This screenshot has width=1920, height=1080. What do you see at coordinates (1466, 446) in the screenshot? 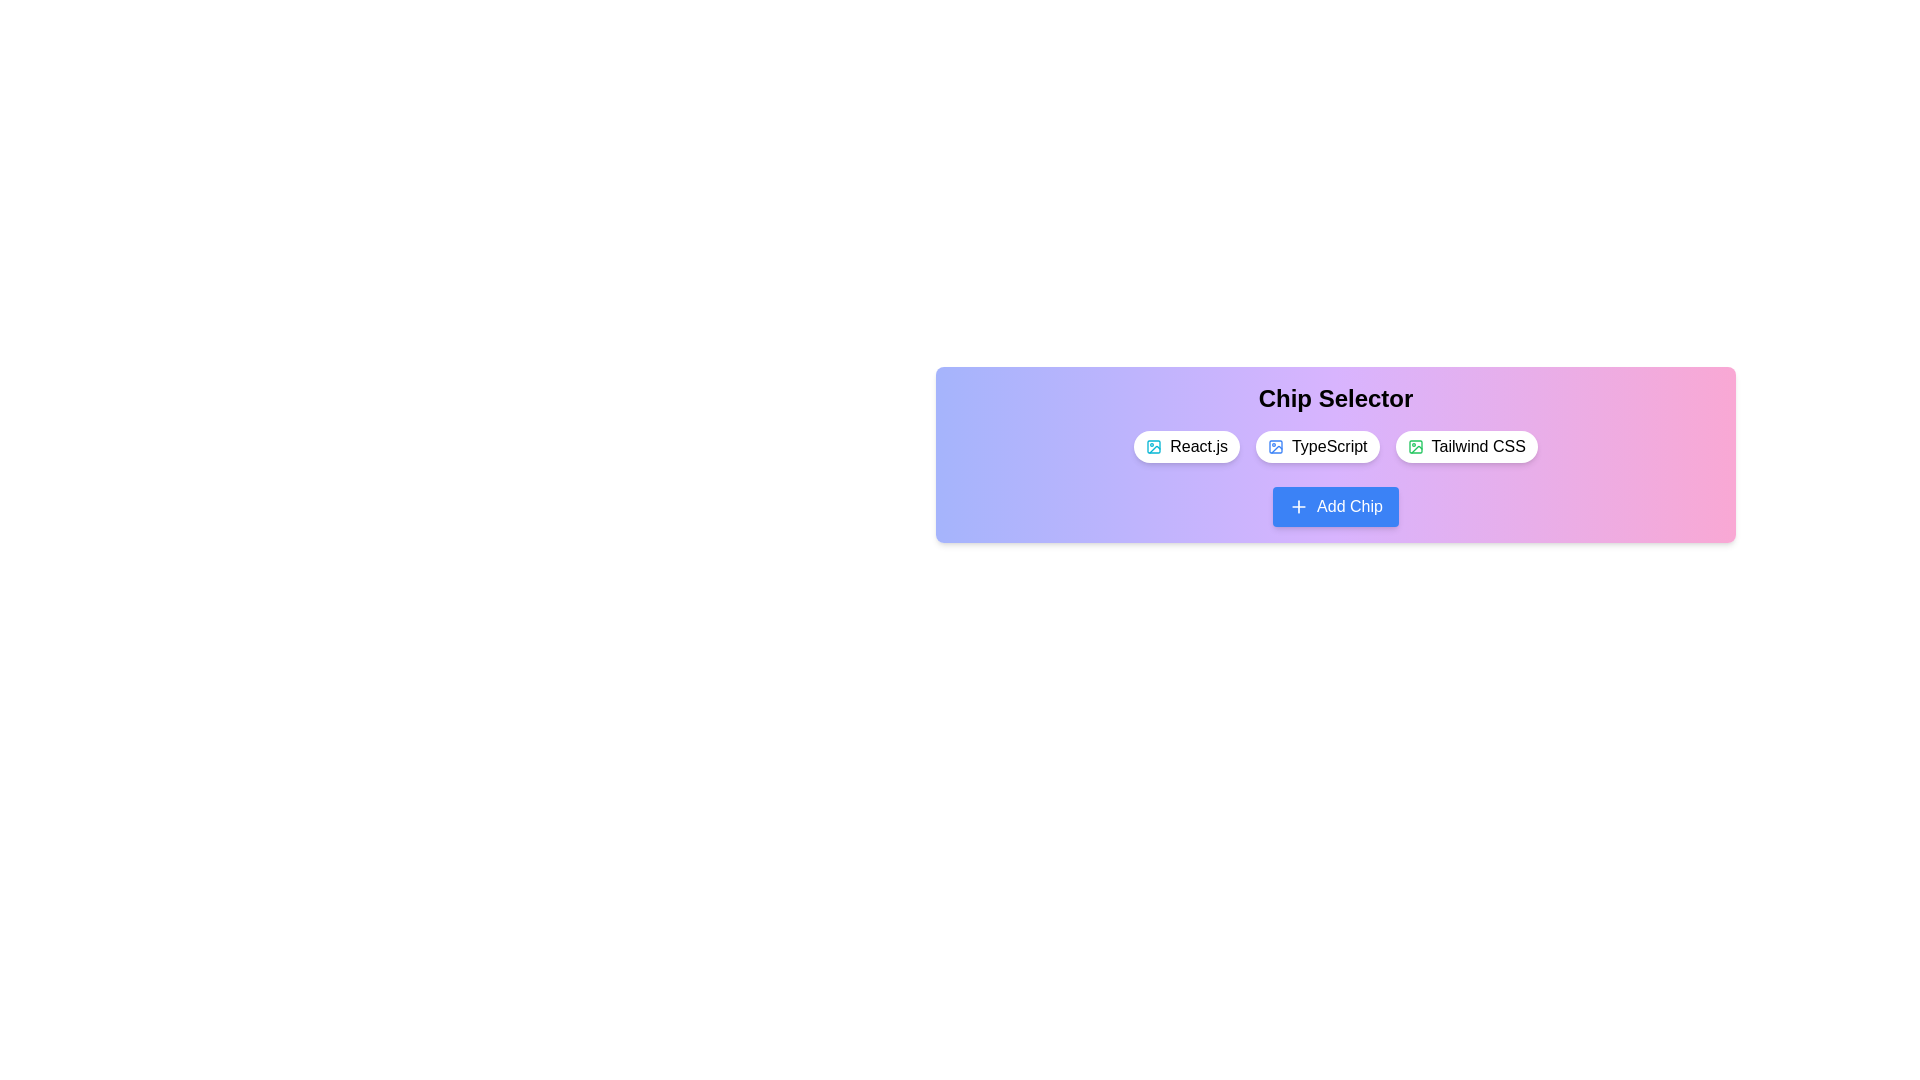
I see `the third selectable chip labeled 'Tailwind CSS'` at bounding box center [1466, 446].